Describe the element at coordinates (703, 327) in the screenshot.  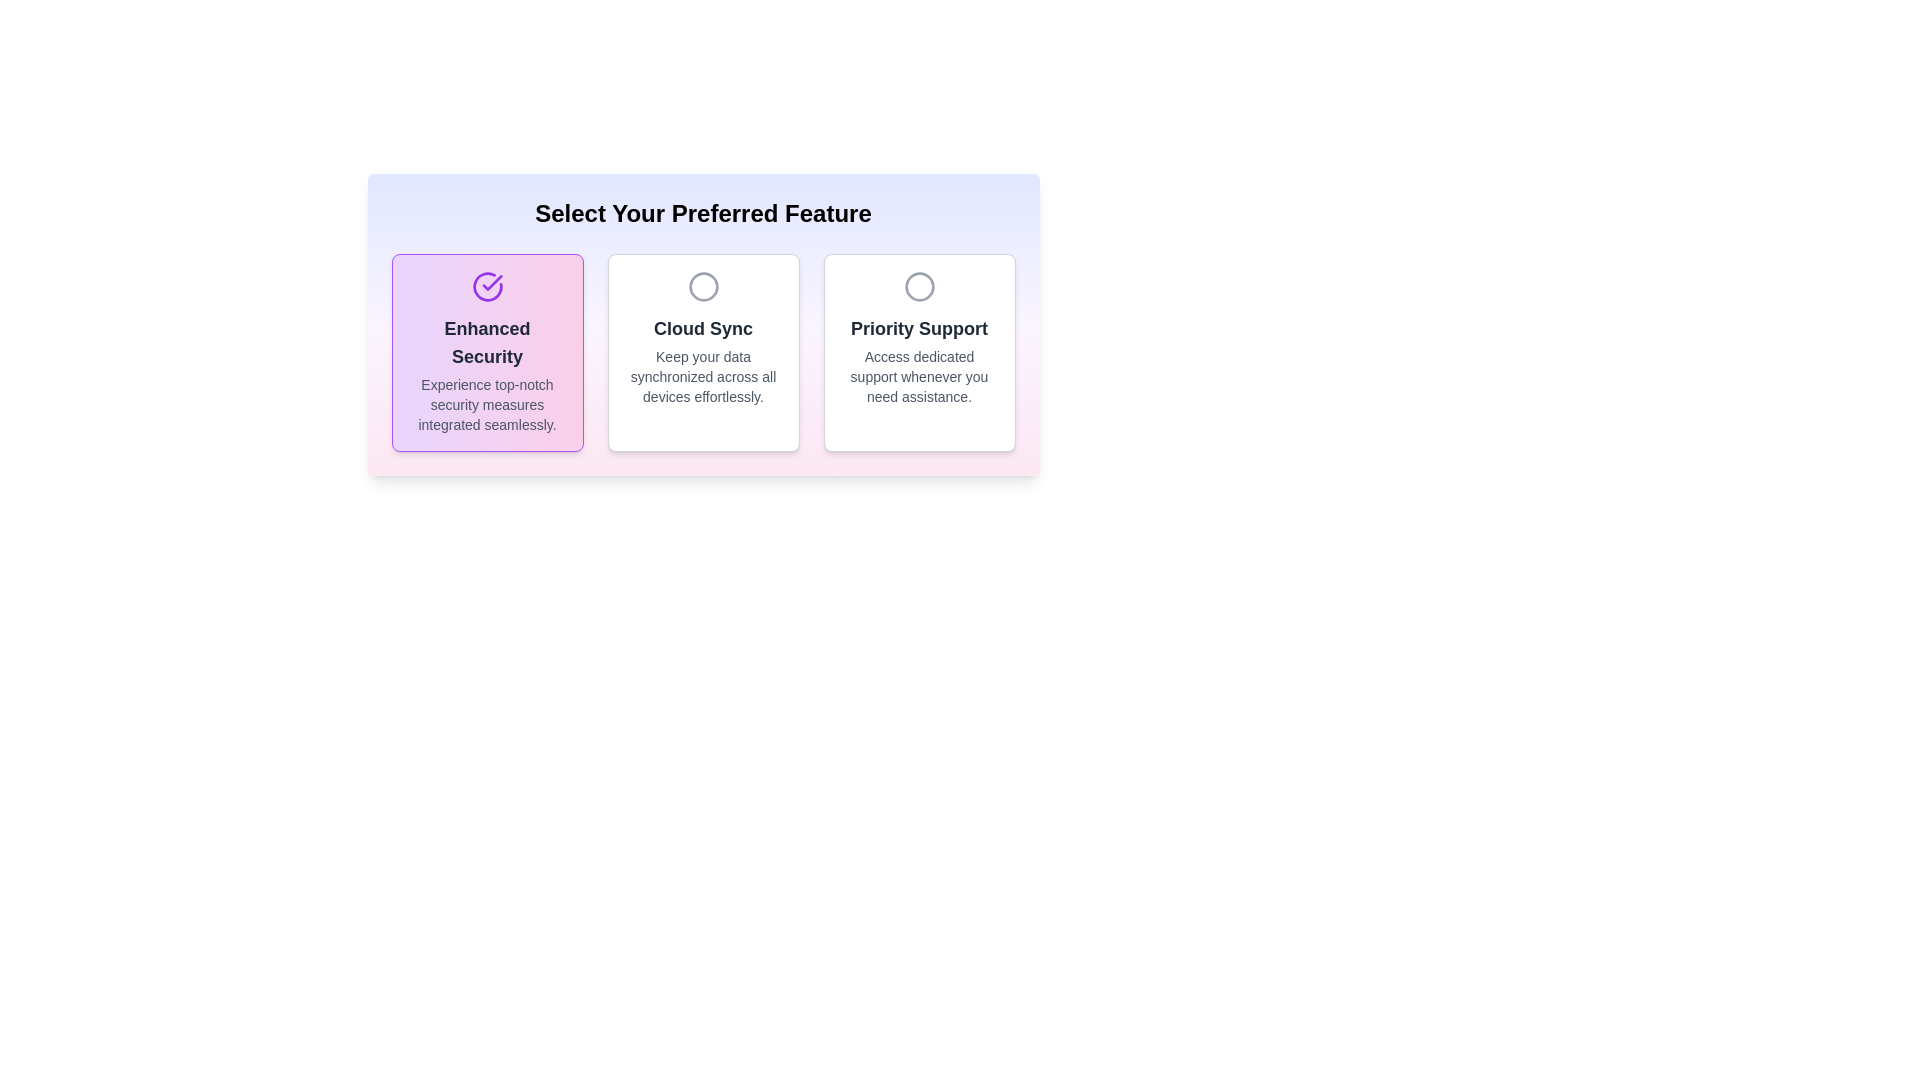
I see `the text label displaying 'Cloud Sync' in bold, dark gray color, located centrally within the second card under 'Select Your Preferred Feature'` at that location.